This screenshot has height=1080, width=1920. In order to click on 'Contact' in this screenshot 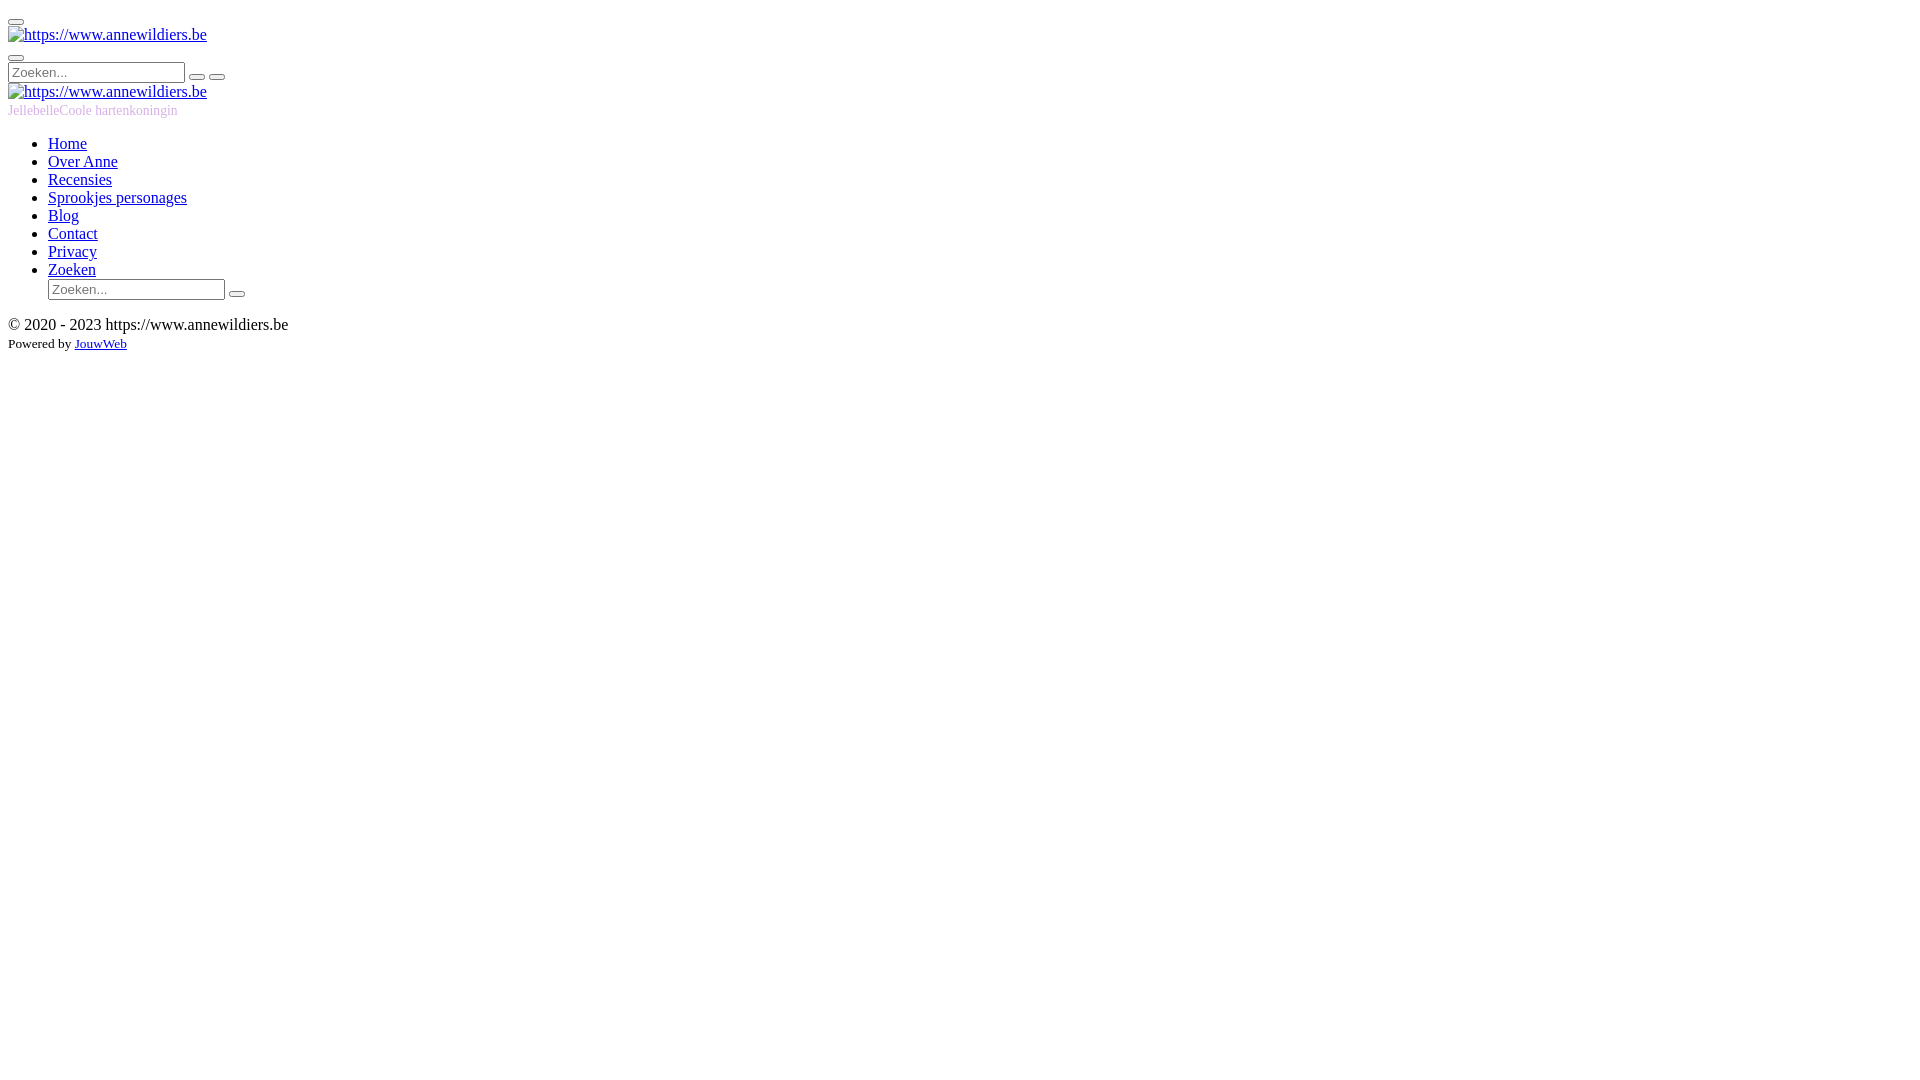, I will do `click(72, 232)`.